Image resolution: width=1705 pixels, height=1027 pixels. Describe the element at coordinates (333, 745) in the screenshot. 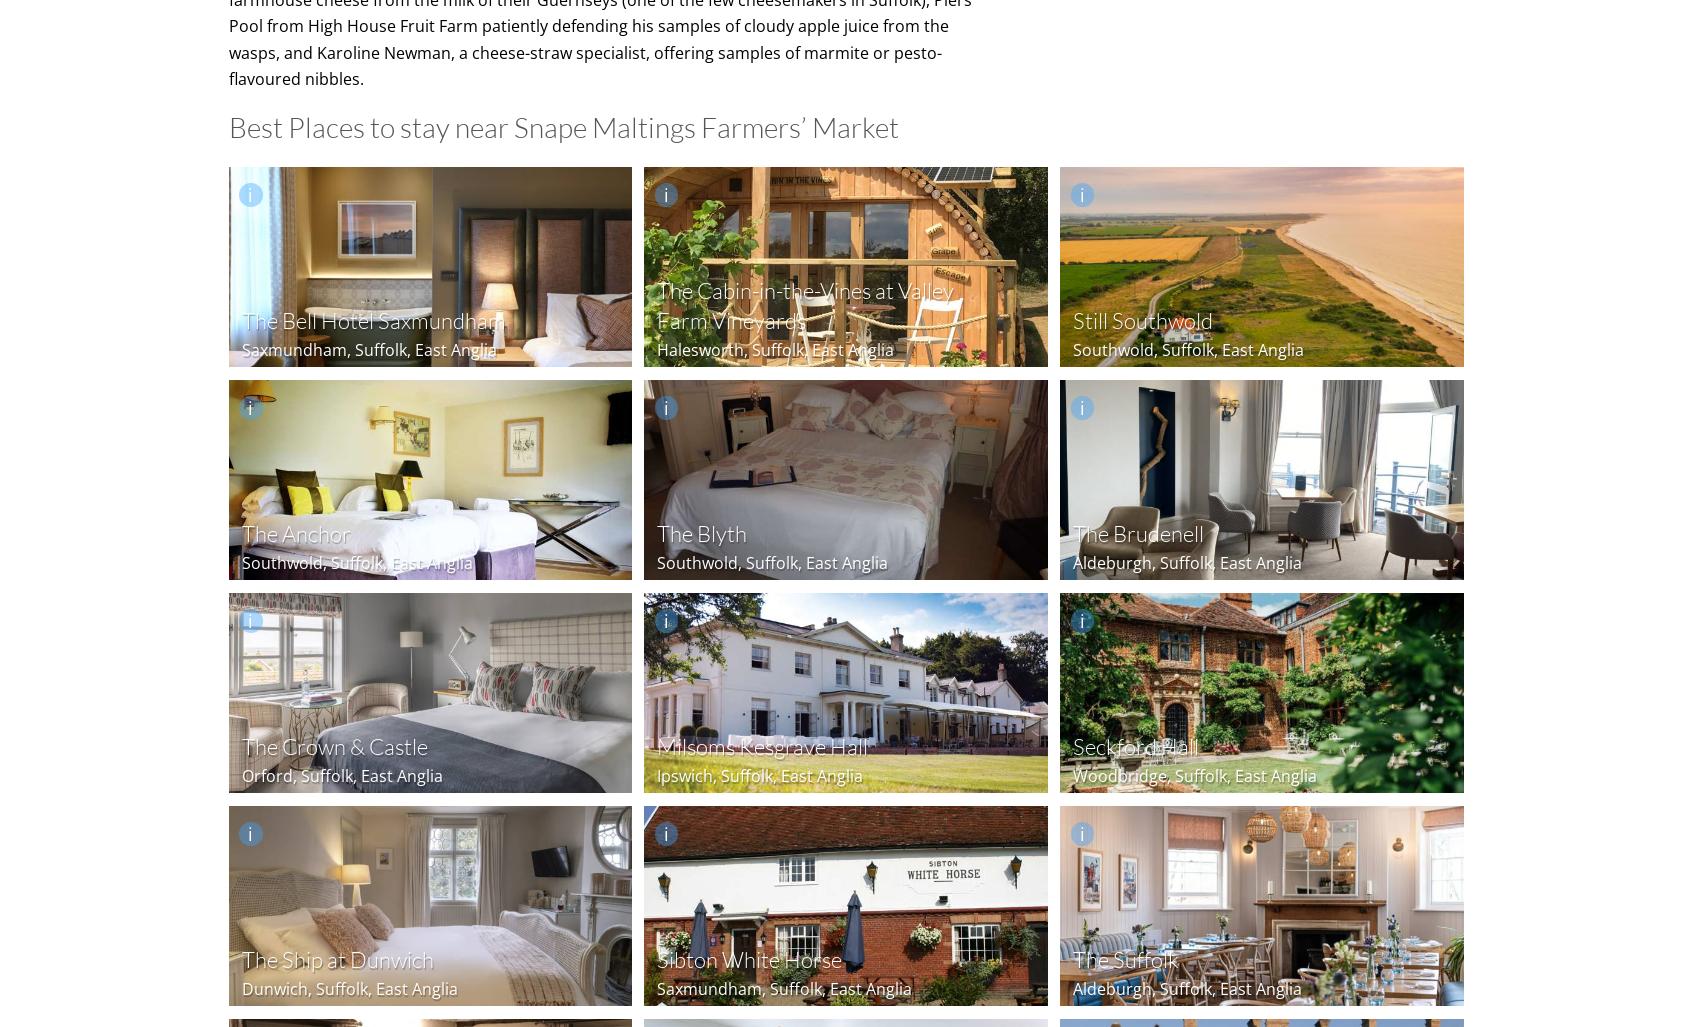

I see `'The Crown & Castle'` at that location.